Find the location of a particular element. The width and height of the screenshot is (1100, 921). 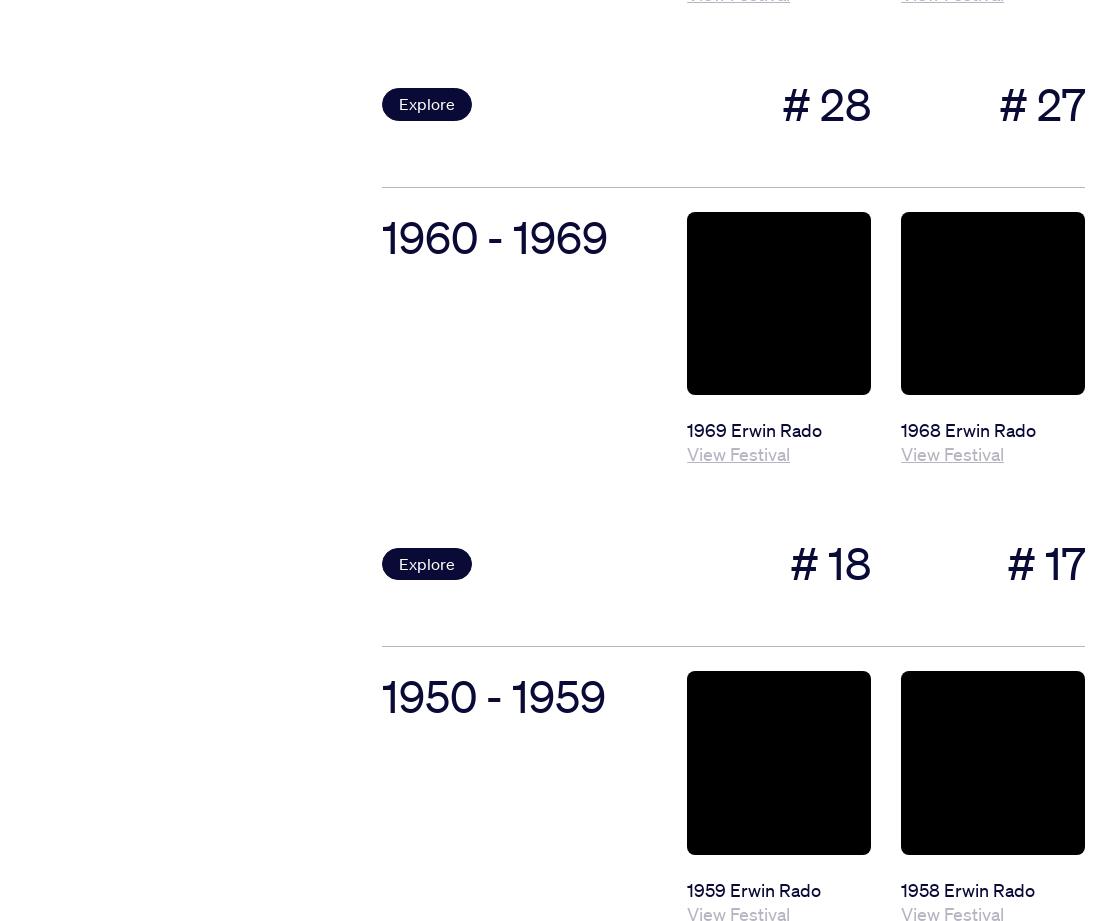

'# 17' is located at coordinates (1045, 562).